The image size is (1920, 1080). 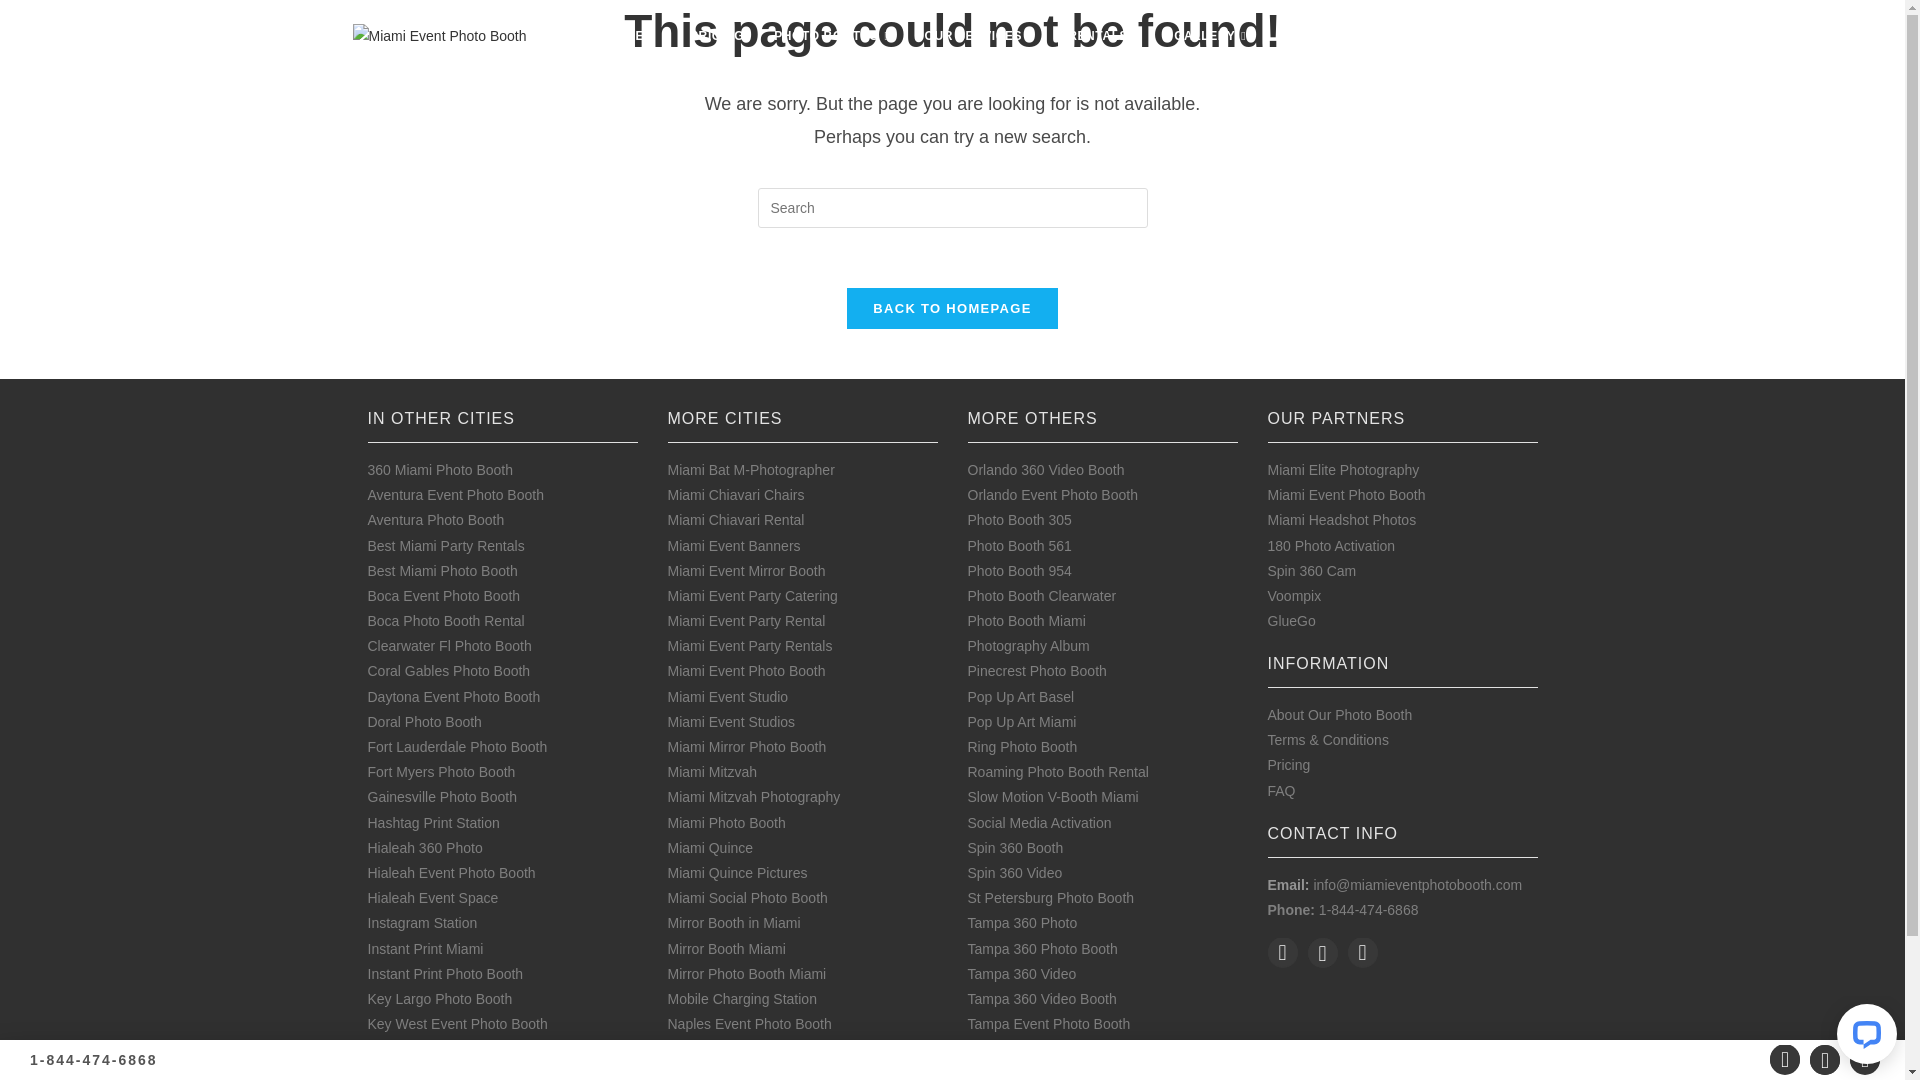 What do you see at coordinates (1051, 494) in the screenshot?
I see `'Orlando Event Photo Booth'` at bounding box center [1051, 494].